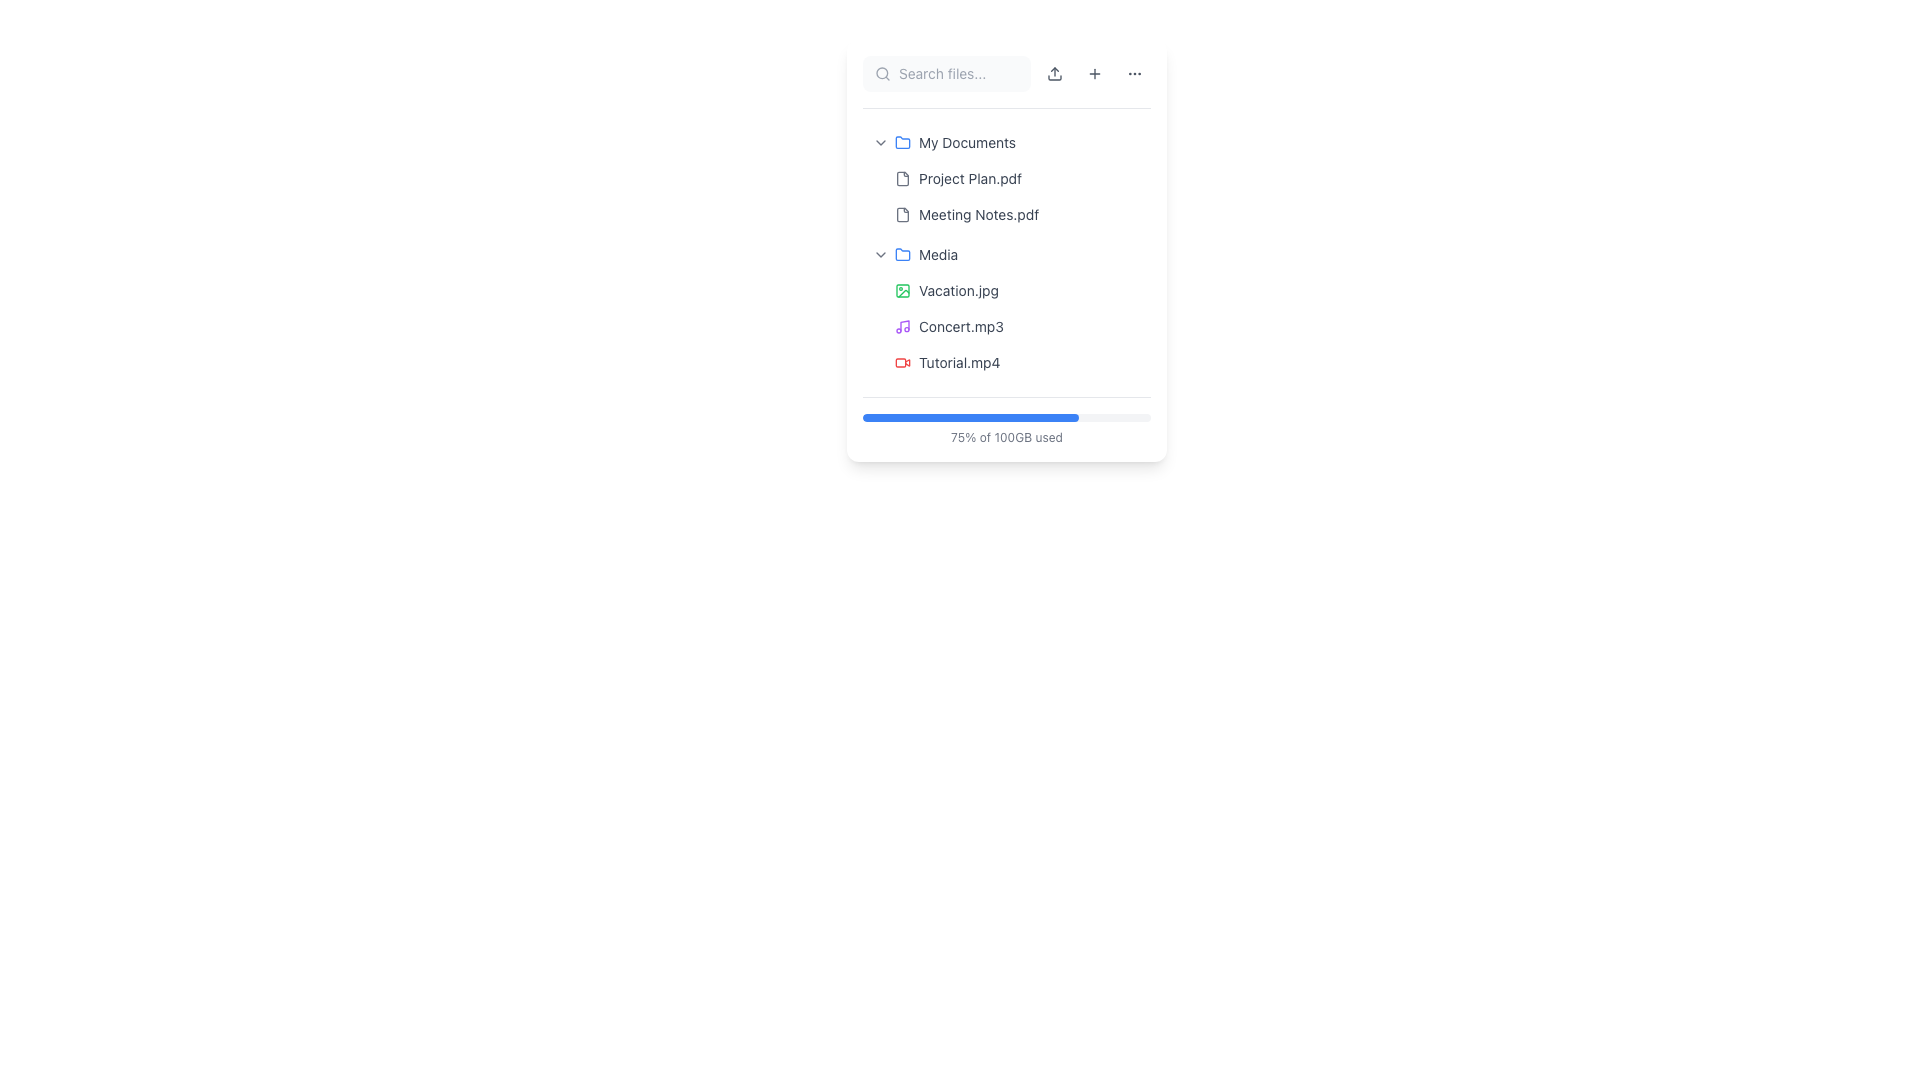 Image resolution: width=1920 pixels, height=1080 pixels. What do you see at coordinates (1018, 177) in the screenshot?
I see `on the 'Project Plan.pdf' file item in the 'My Documents' section` at bounding box center [1018, 177].